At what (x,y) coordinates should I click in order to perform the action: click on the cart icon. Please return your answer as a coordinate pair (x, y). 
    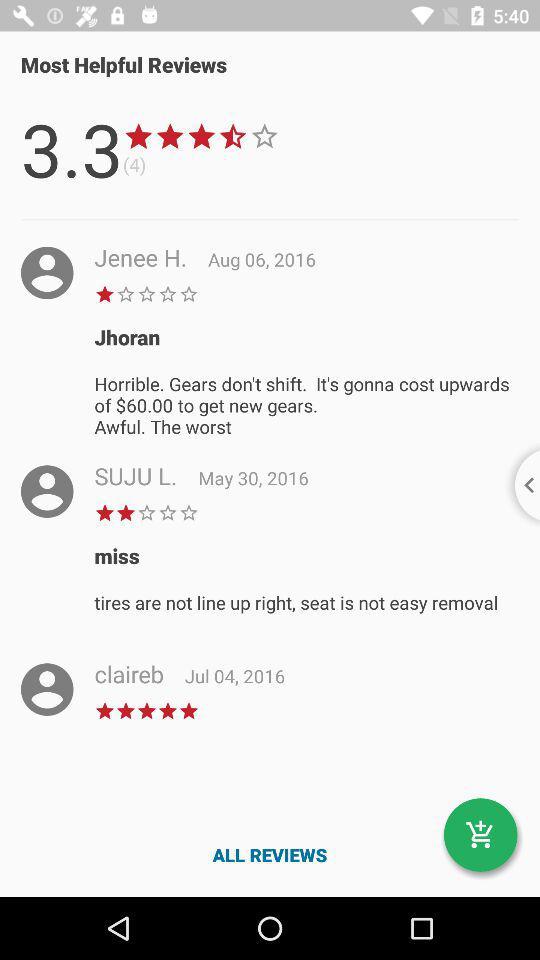
    Looking at the image, I should click on (479, 835).